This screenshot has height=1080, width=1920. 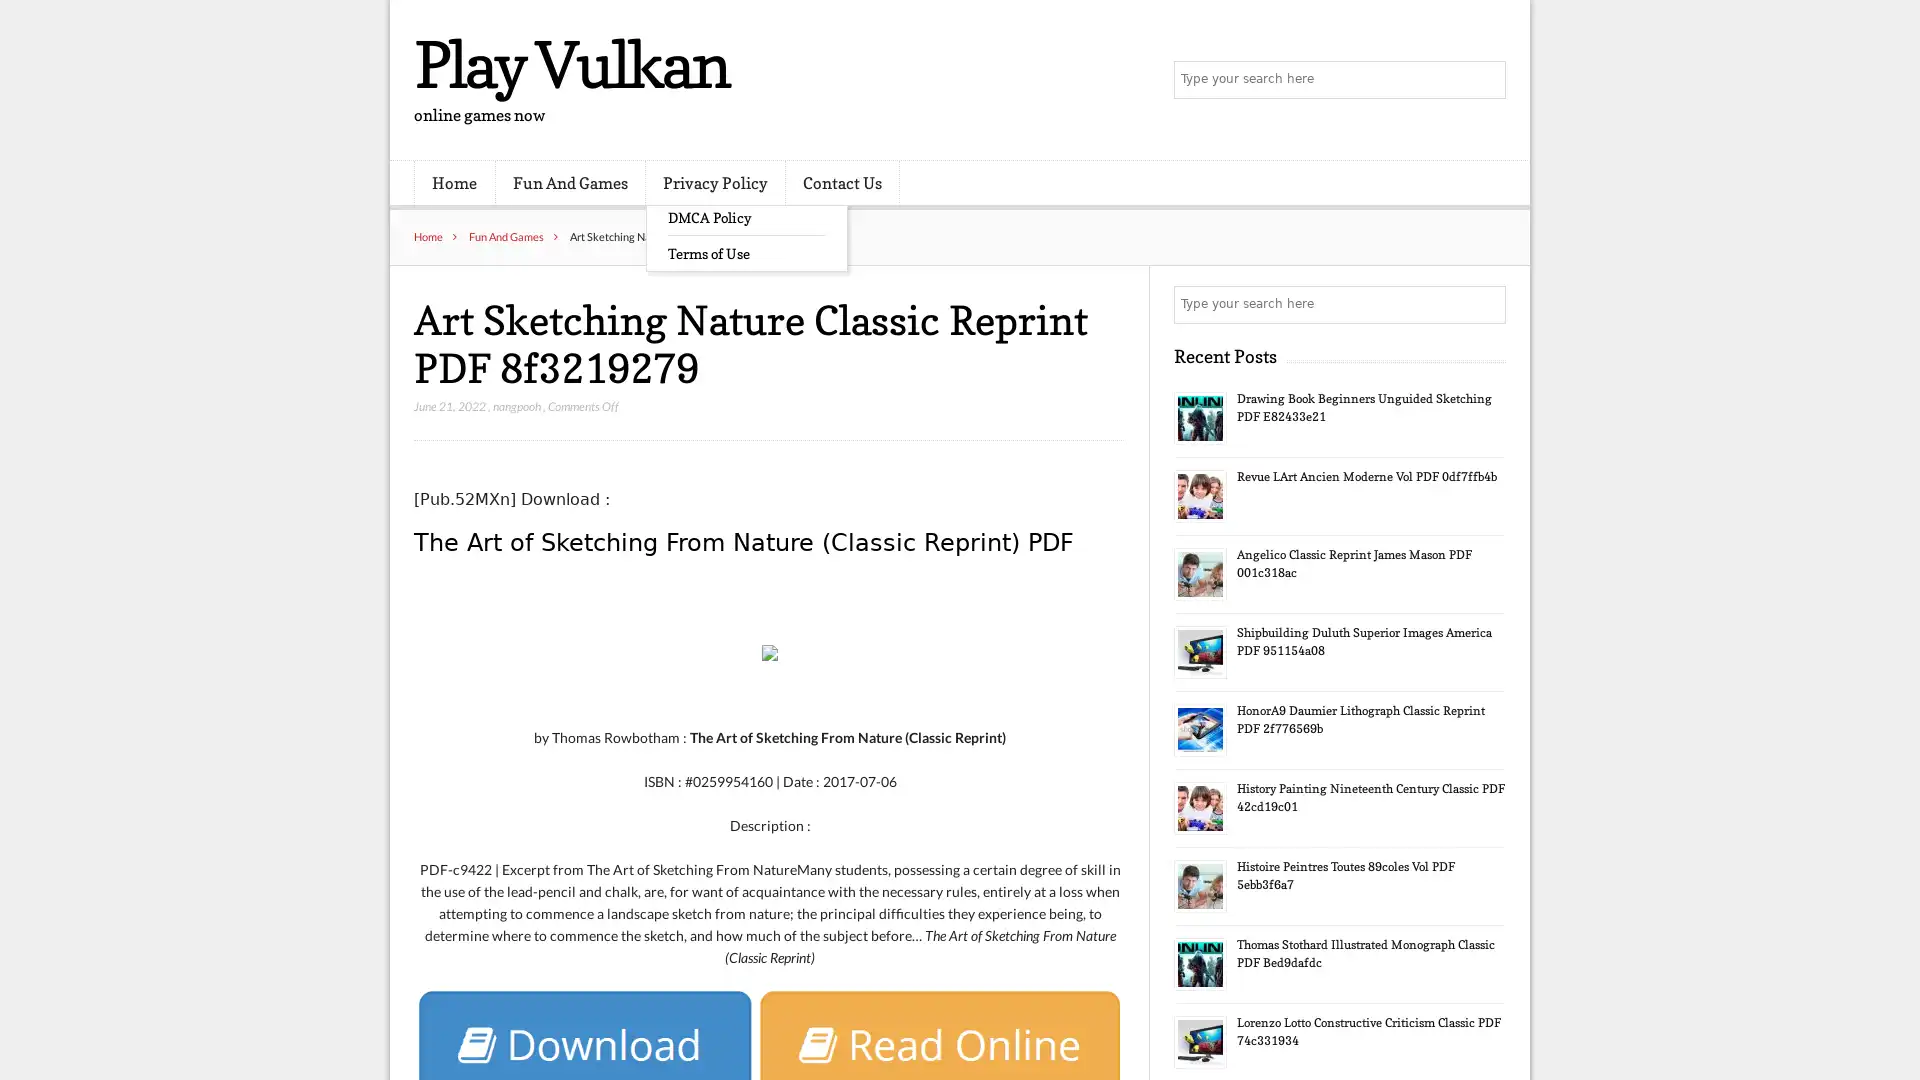 I want to click on Search, so click(x=1485, y=304).